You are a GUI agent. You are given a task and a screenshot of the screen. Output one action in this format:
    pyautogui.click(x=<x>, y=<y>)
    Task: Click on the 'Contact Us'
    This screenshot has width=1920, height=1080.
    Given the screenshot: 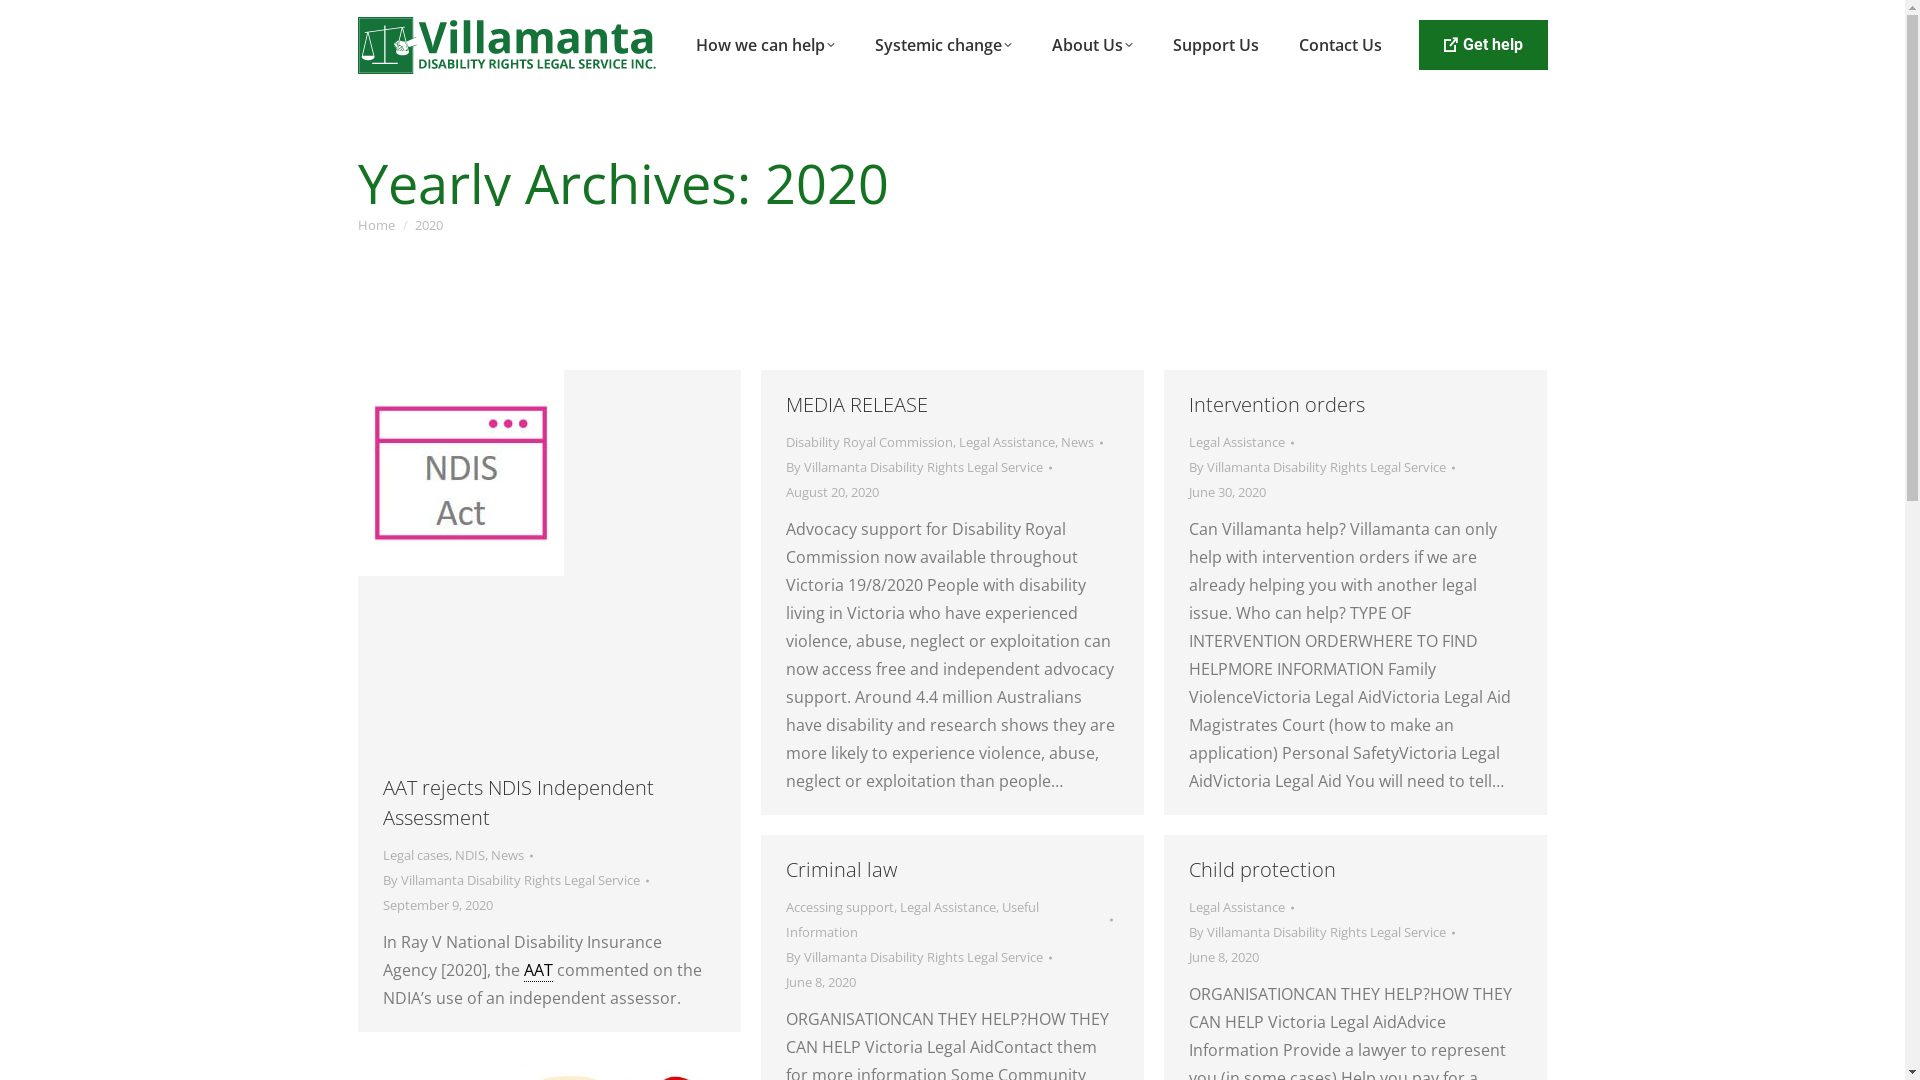 What is the action you would take?
    pyautogui.click(x=1340, y=45)
    